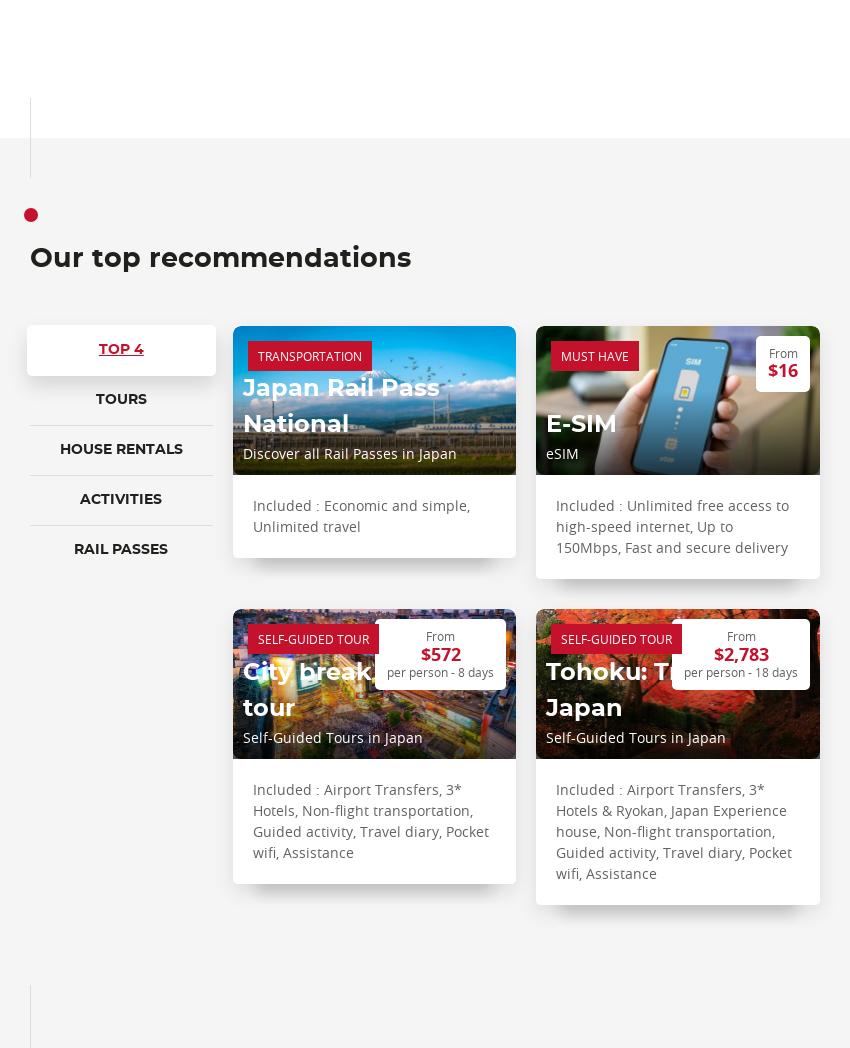  I want to click on 'Transportation', so click(256, 355).